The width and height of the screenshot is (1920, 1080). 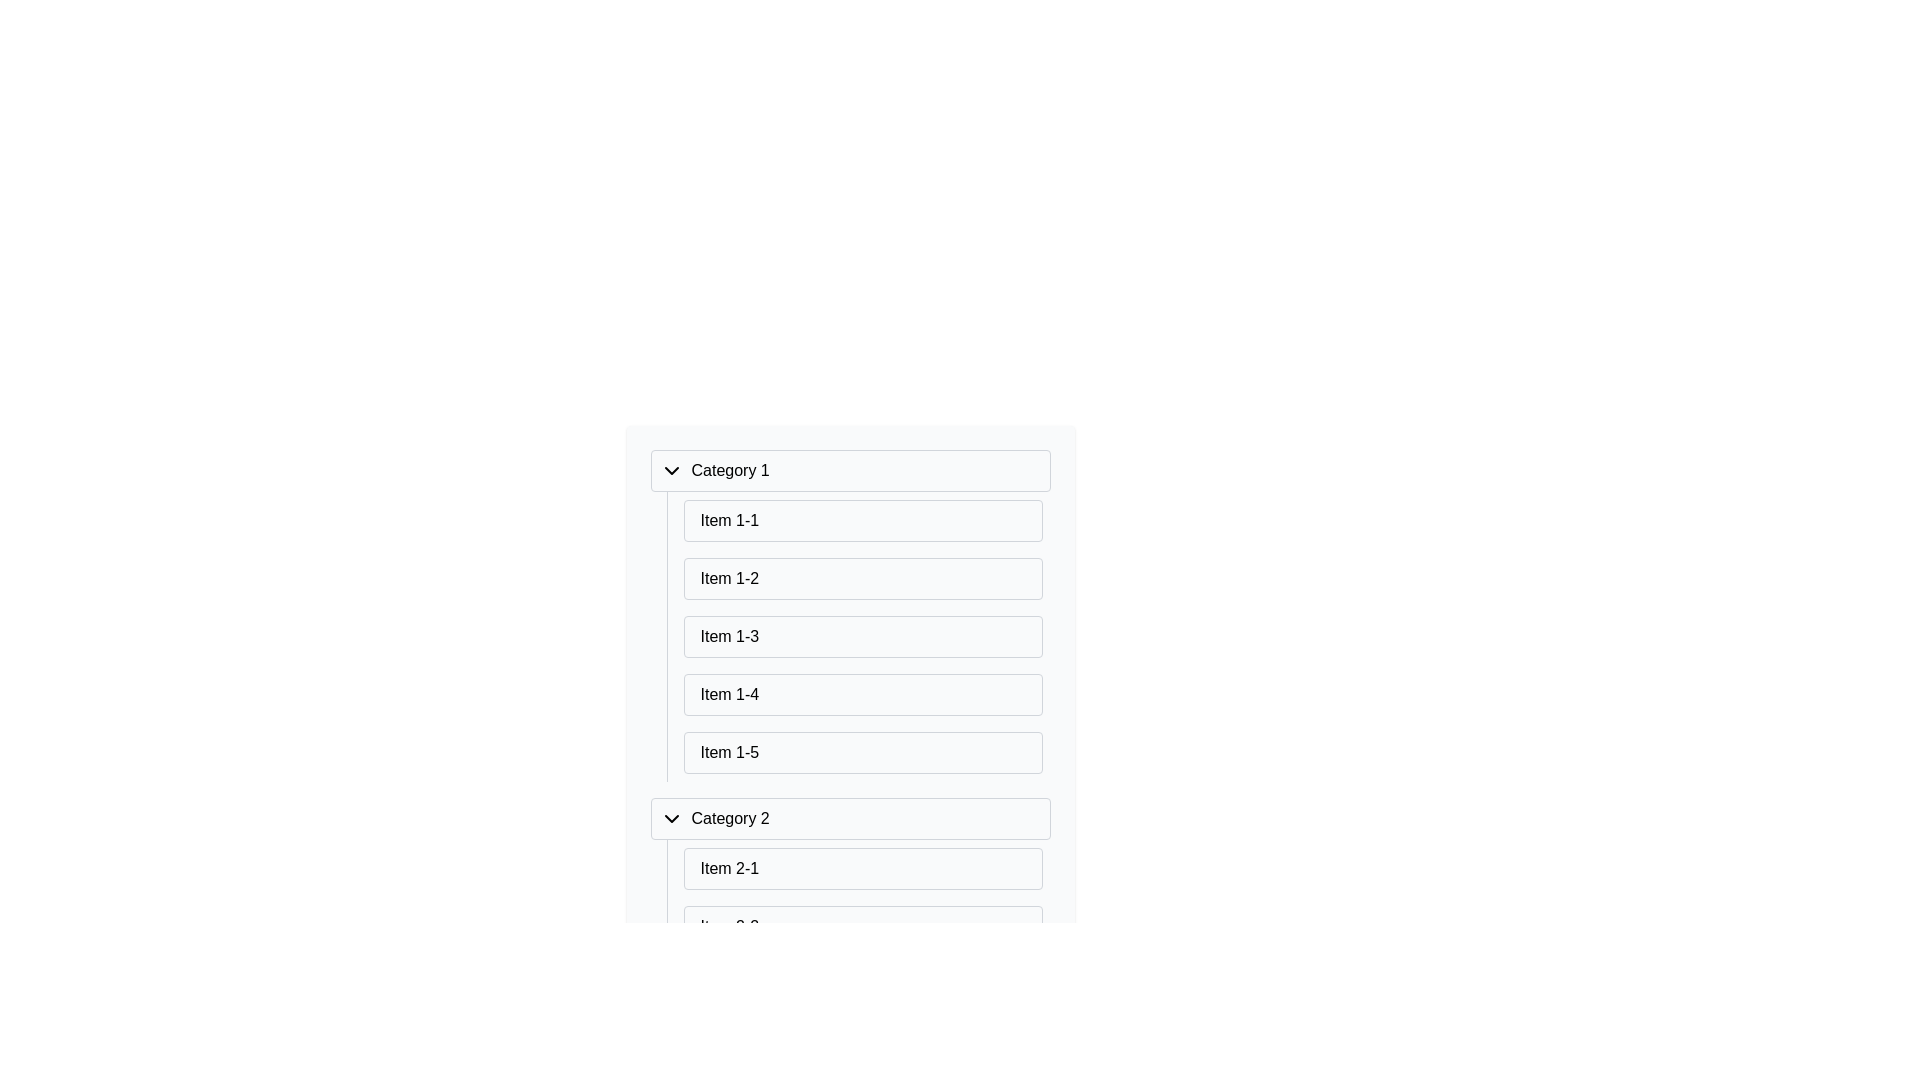 What do you see at coordinates (863, 926) in the screenshot?
I see `the List Item element labeled 'Item 2-2' located under 'Category 2'` at bounding box center [863, 926].